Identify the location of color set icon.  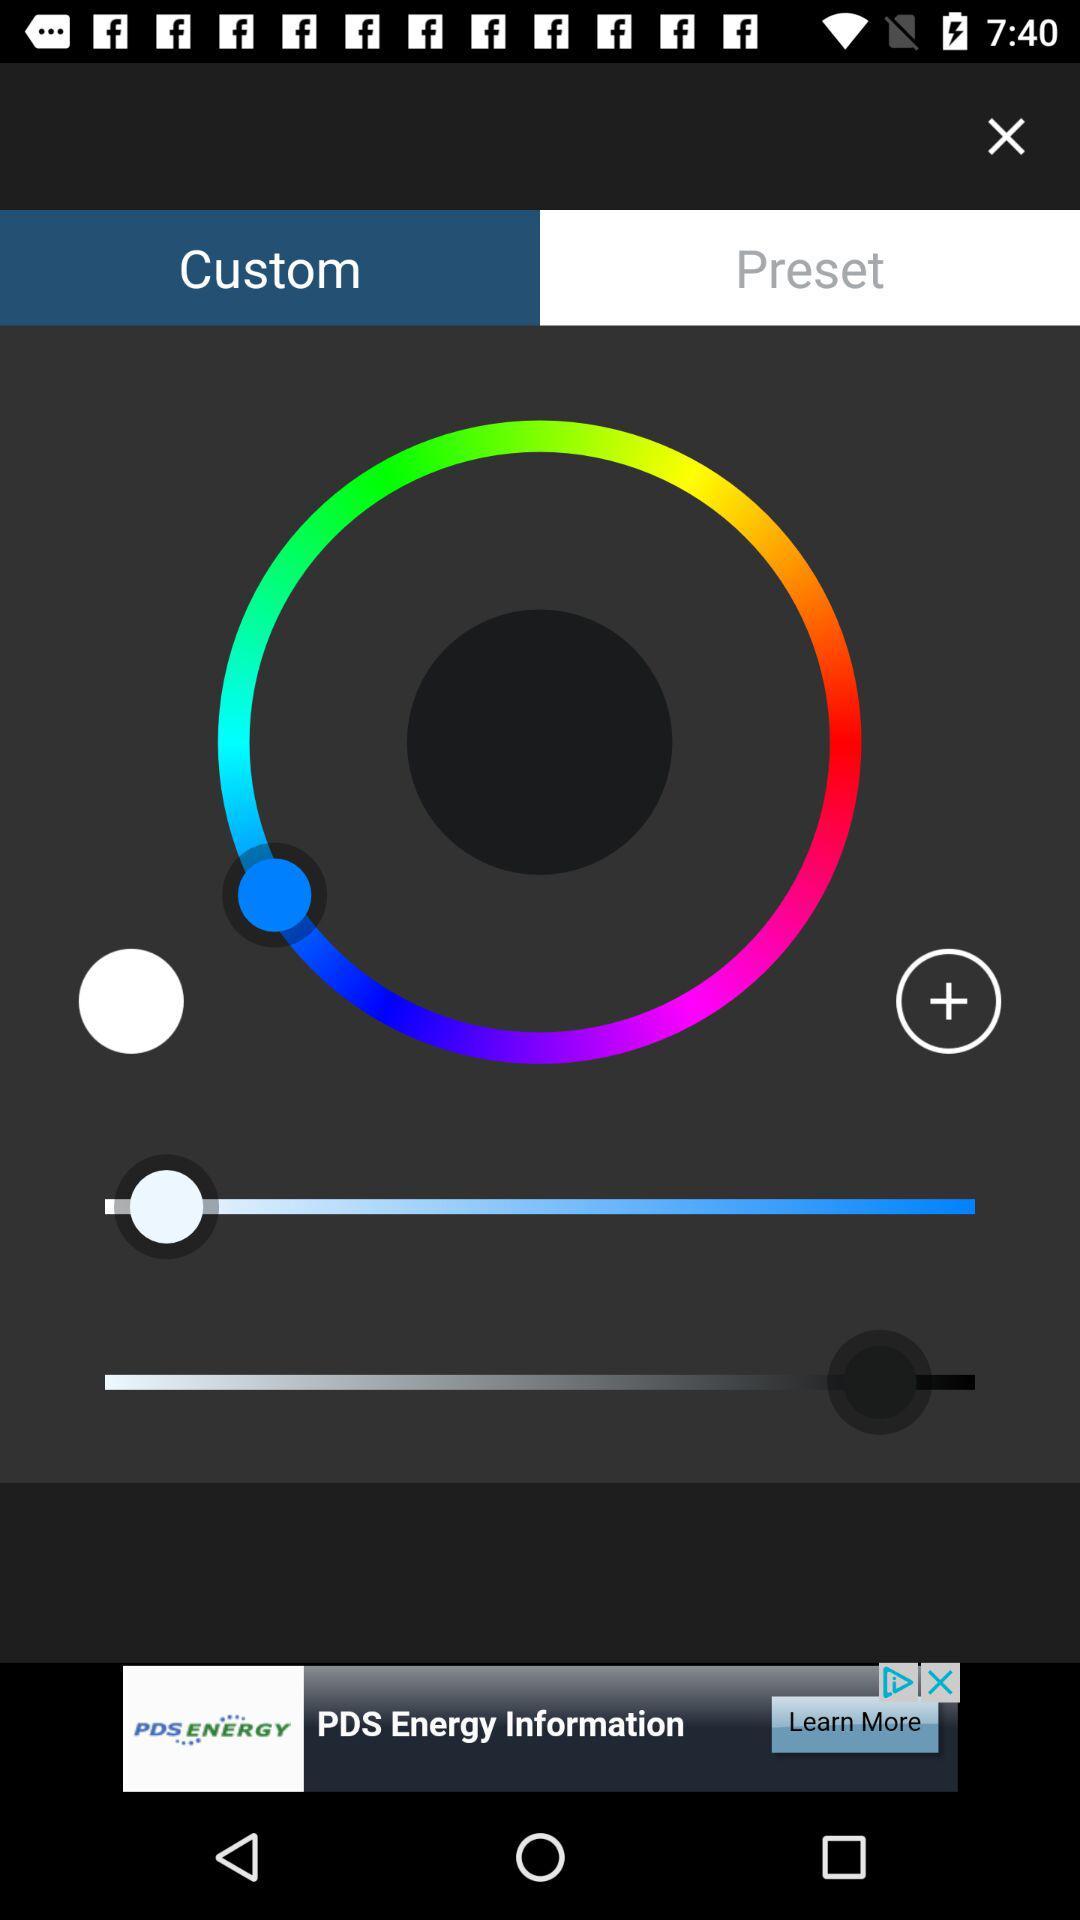
(131, 1001).